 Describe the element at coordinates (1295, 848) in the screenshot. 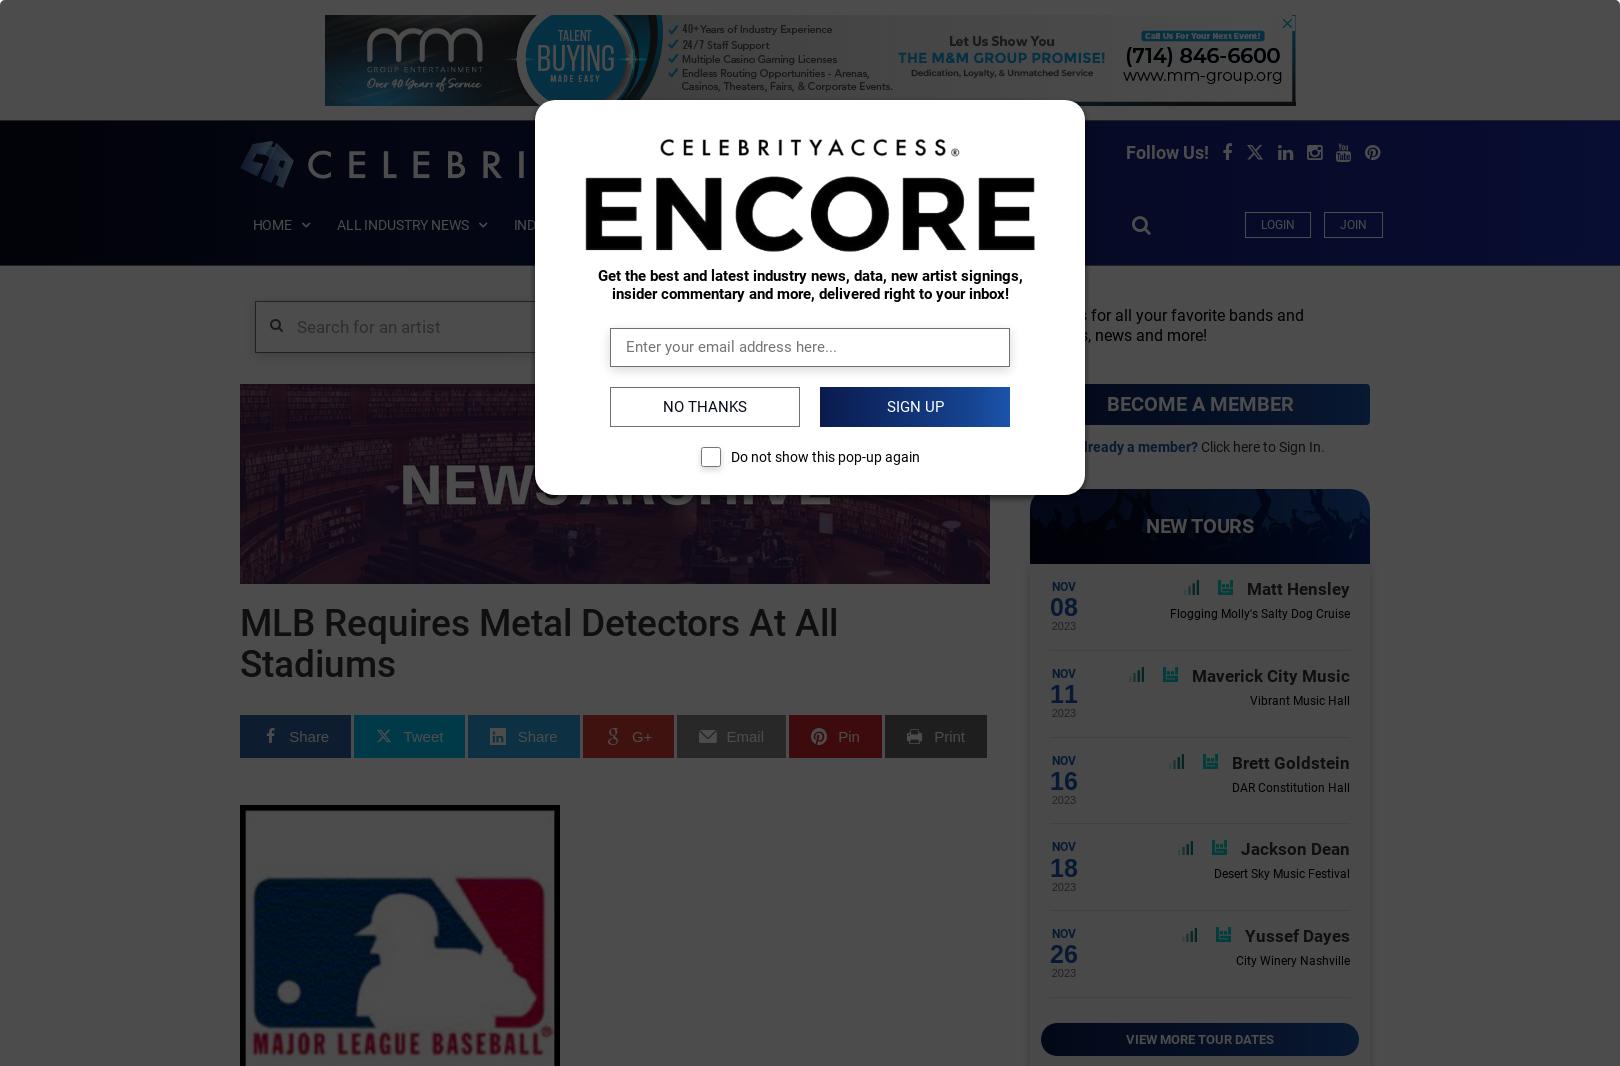

I see `'Jackson Dean'` at that location.